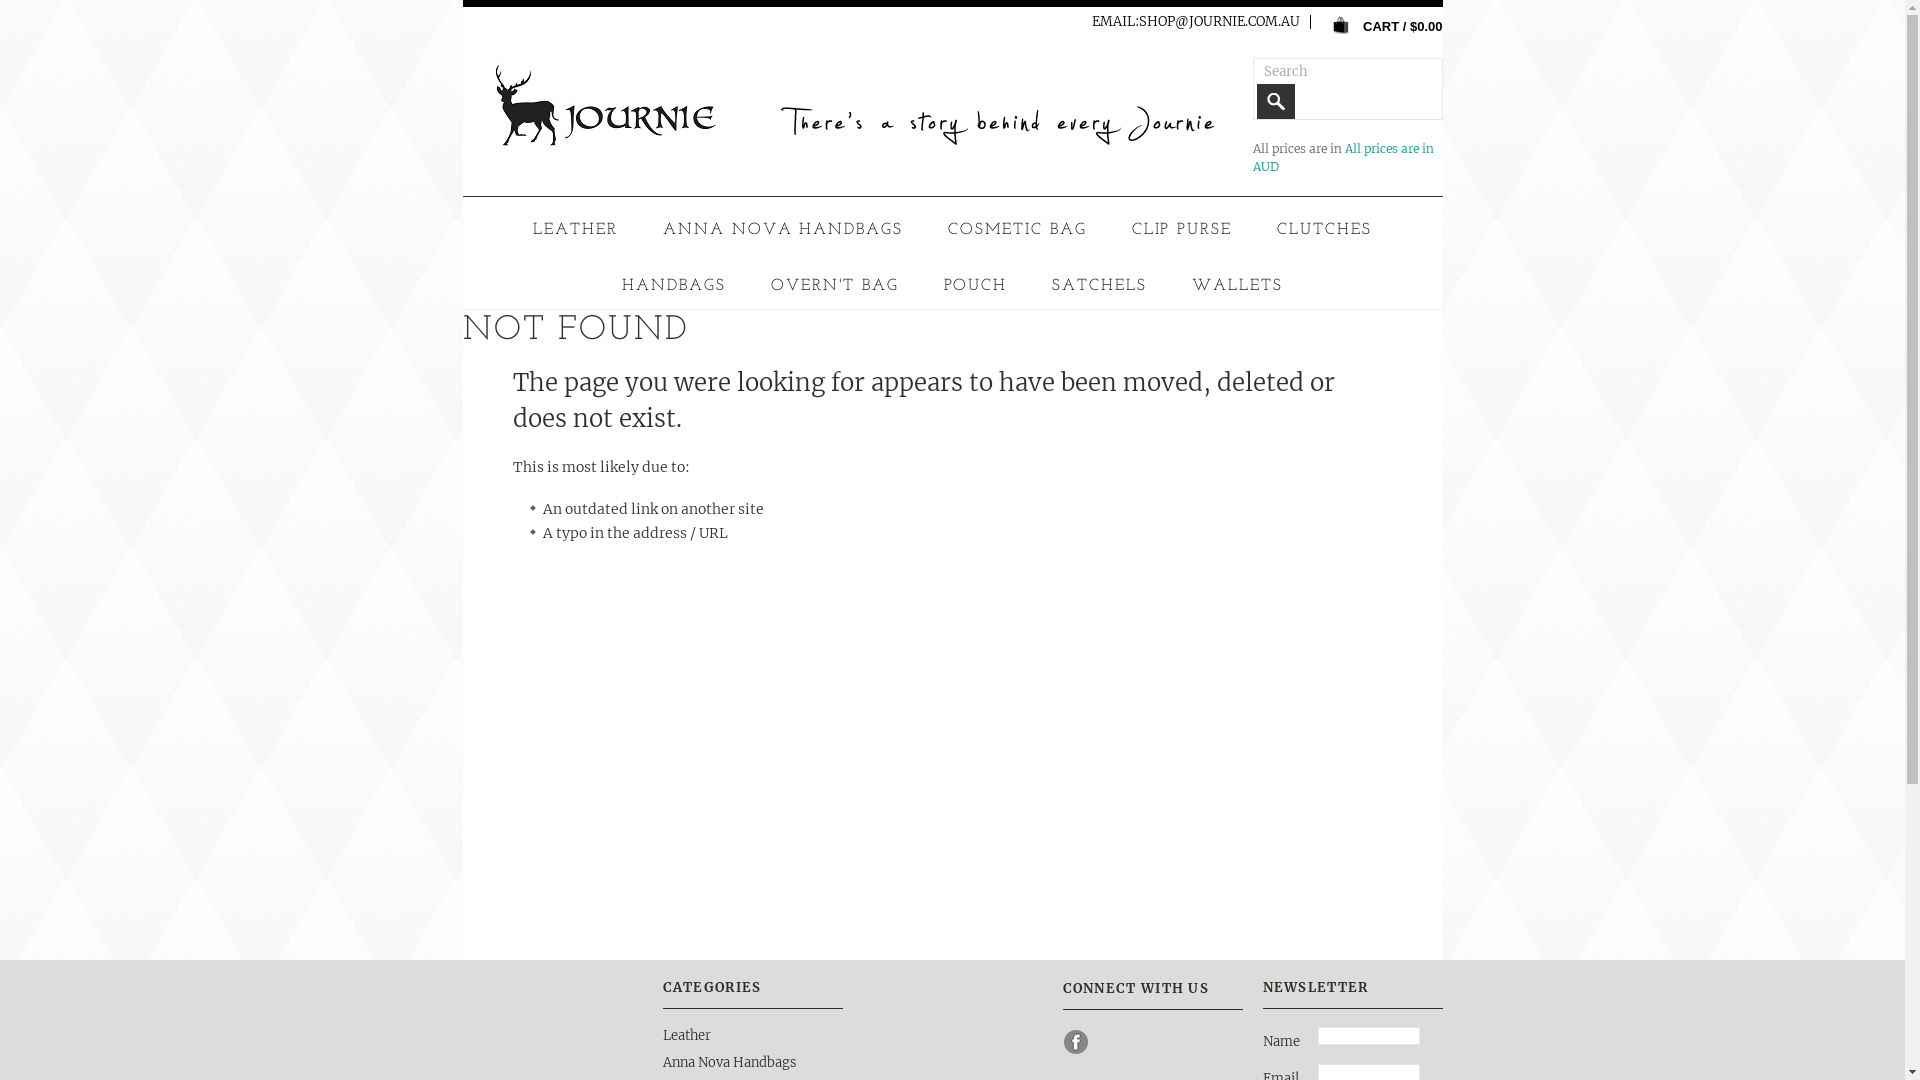 This screenshot has width=1920, height=1080. Describe the element at coordinates (686, 1035) in the screenshot. I see `'Leather'` at that location.